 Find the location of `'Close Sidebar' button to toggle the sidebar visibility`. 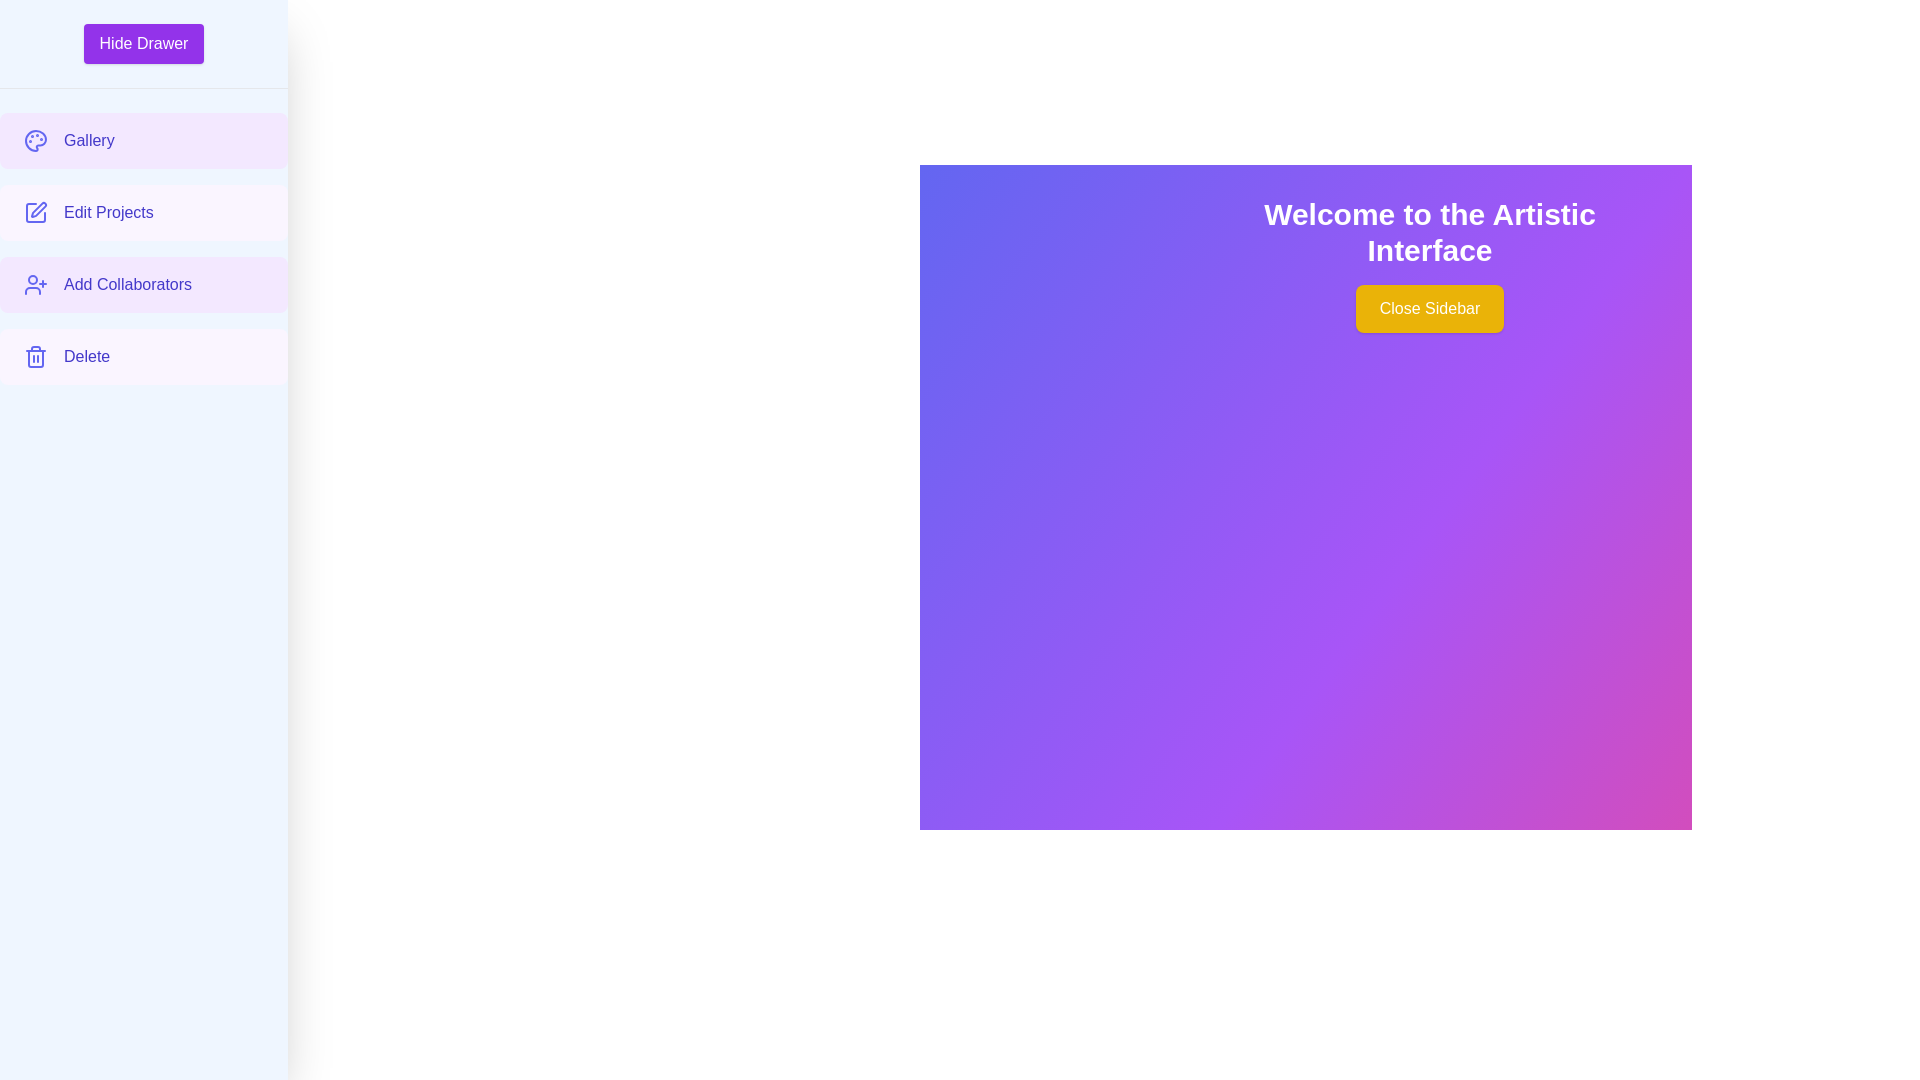

'Close Sidebar' button to toggle the sidebar visibility is located at coordinates (1429, 308).